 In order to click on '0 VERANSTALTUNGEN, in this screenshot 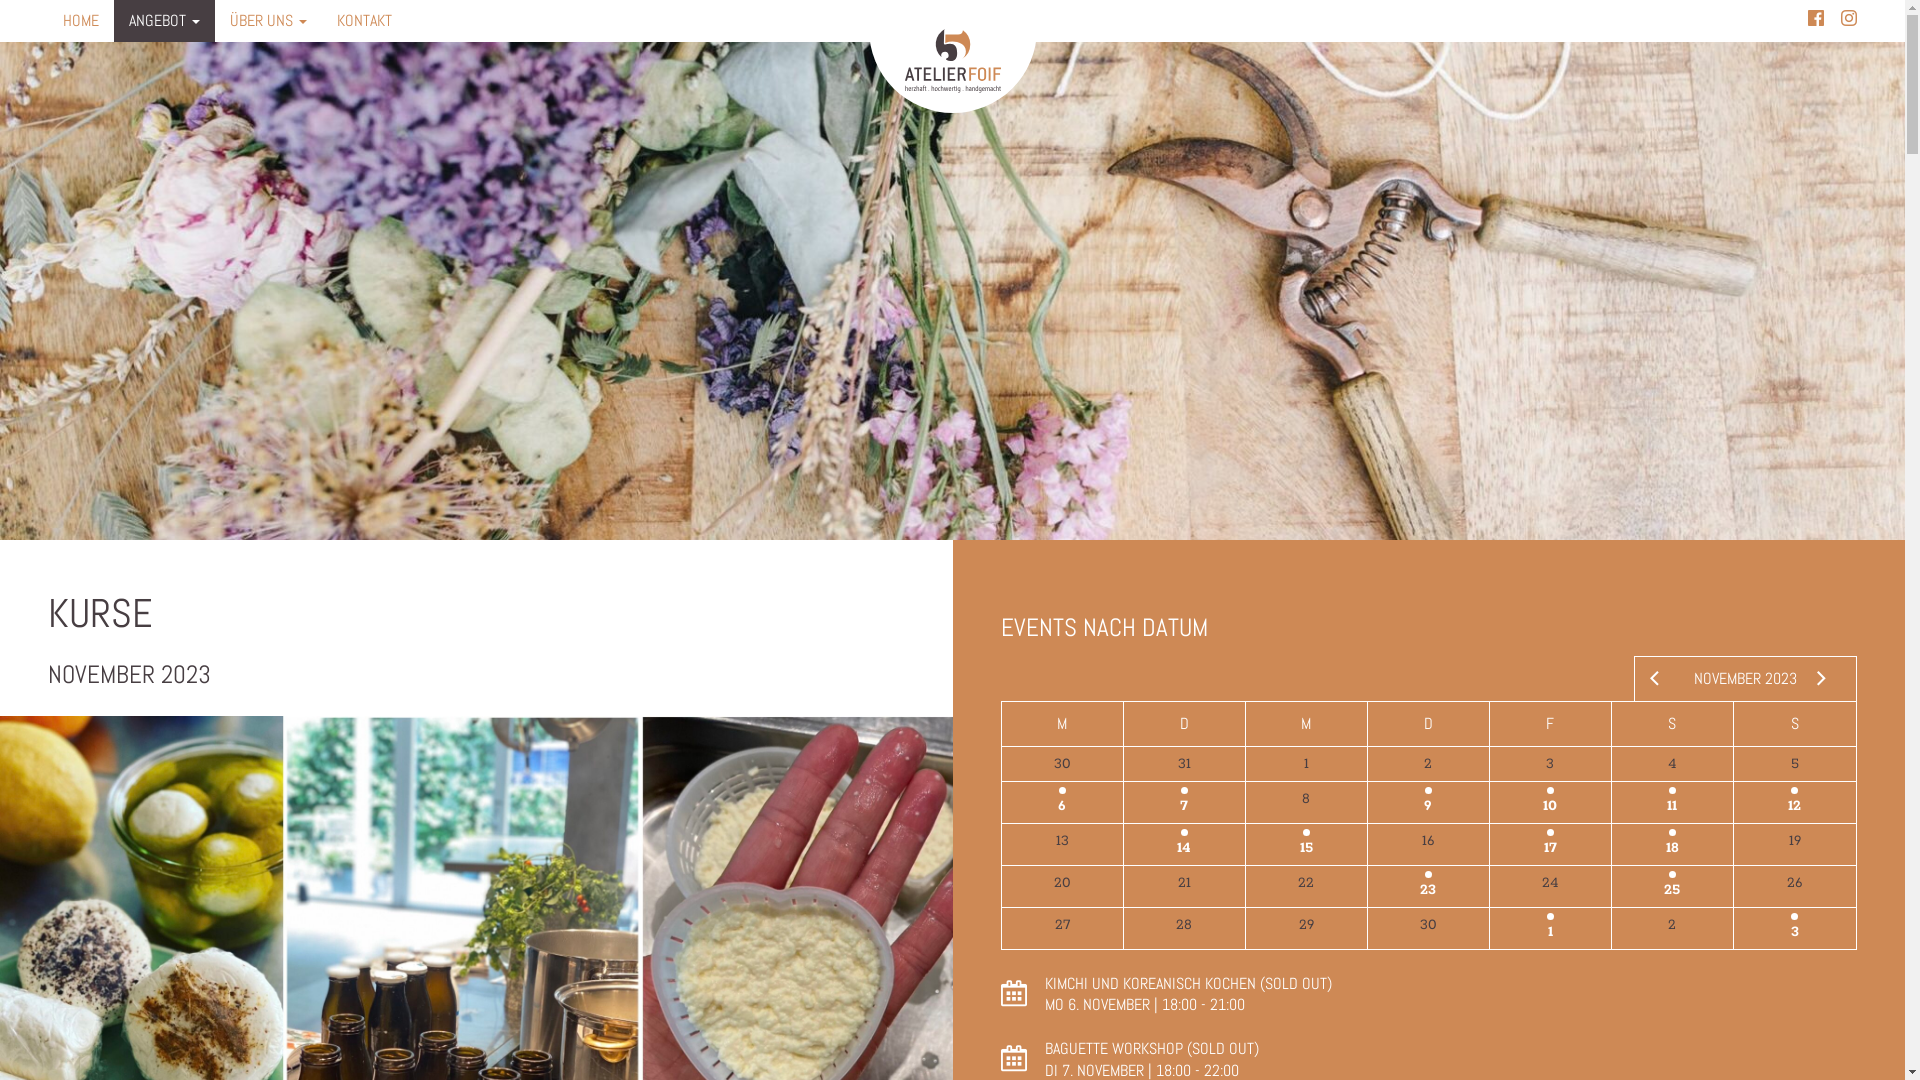, I will do `click(1795, 763)`.